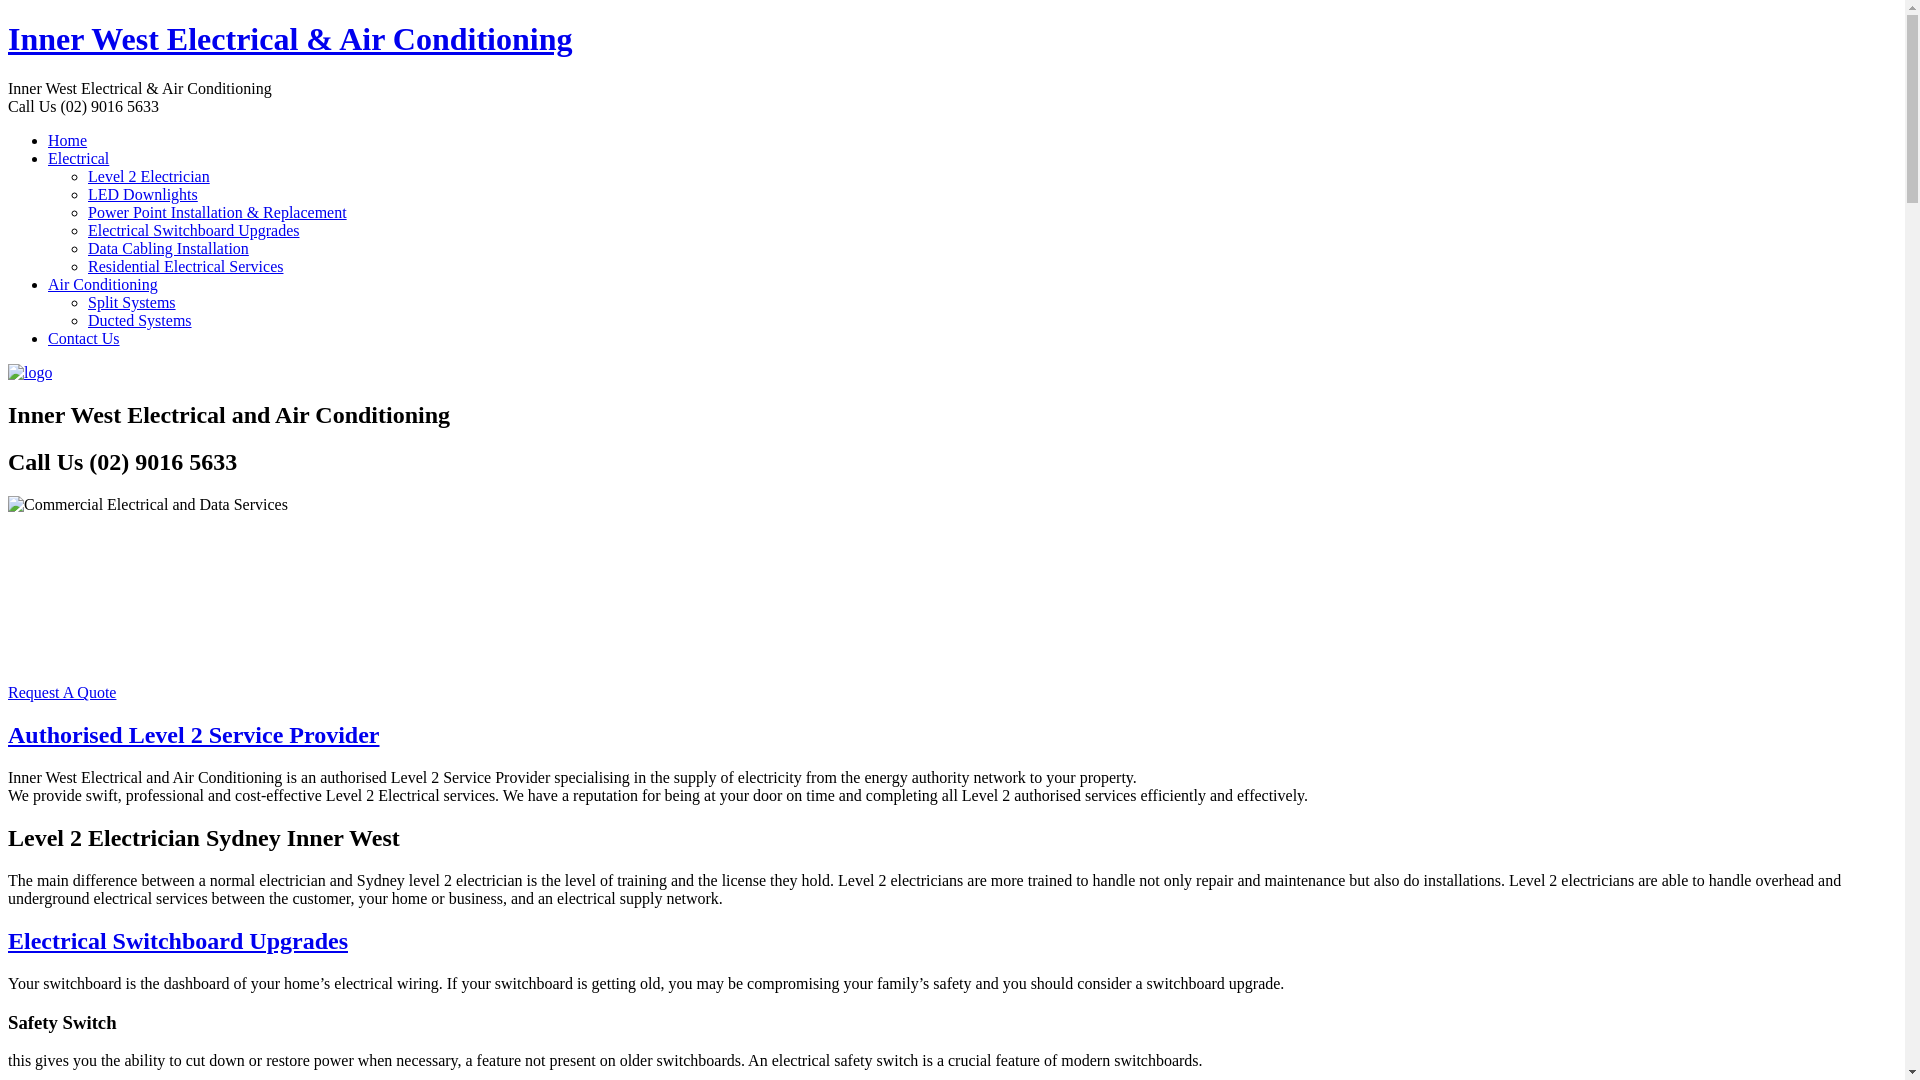 The height and width of the screenshot is (1080, 1920). What do you see at coordinates (82, 337) in the screenshot?
I see `'Contact Us'` at bounding box center [82, 337].